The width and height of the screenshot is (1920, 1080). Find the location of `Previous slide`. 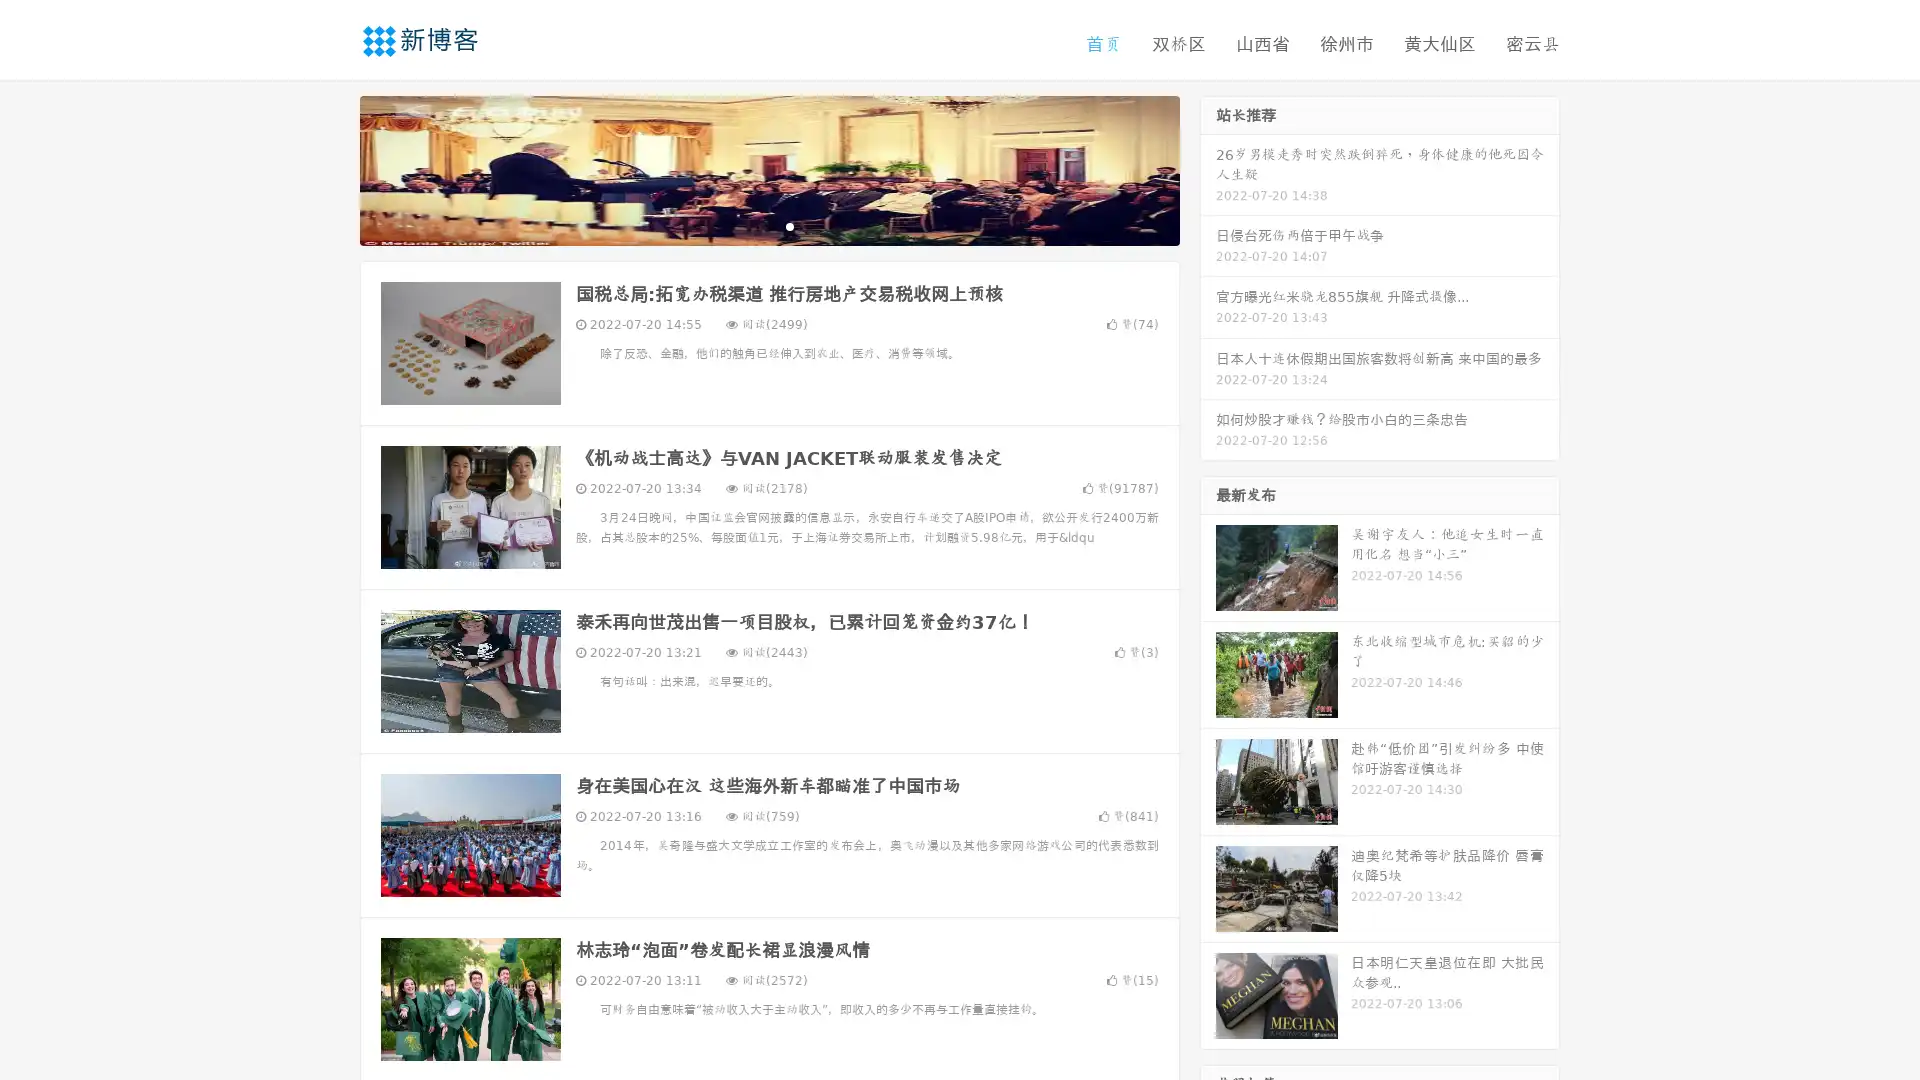

Previous slide is located at coordinates (330, 168).